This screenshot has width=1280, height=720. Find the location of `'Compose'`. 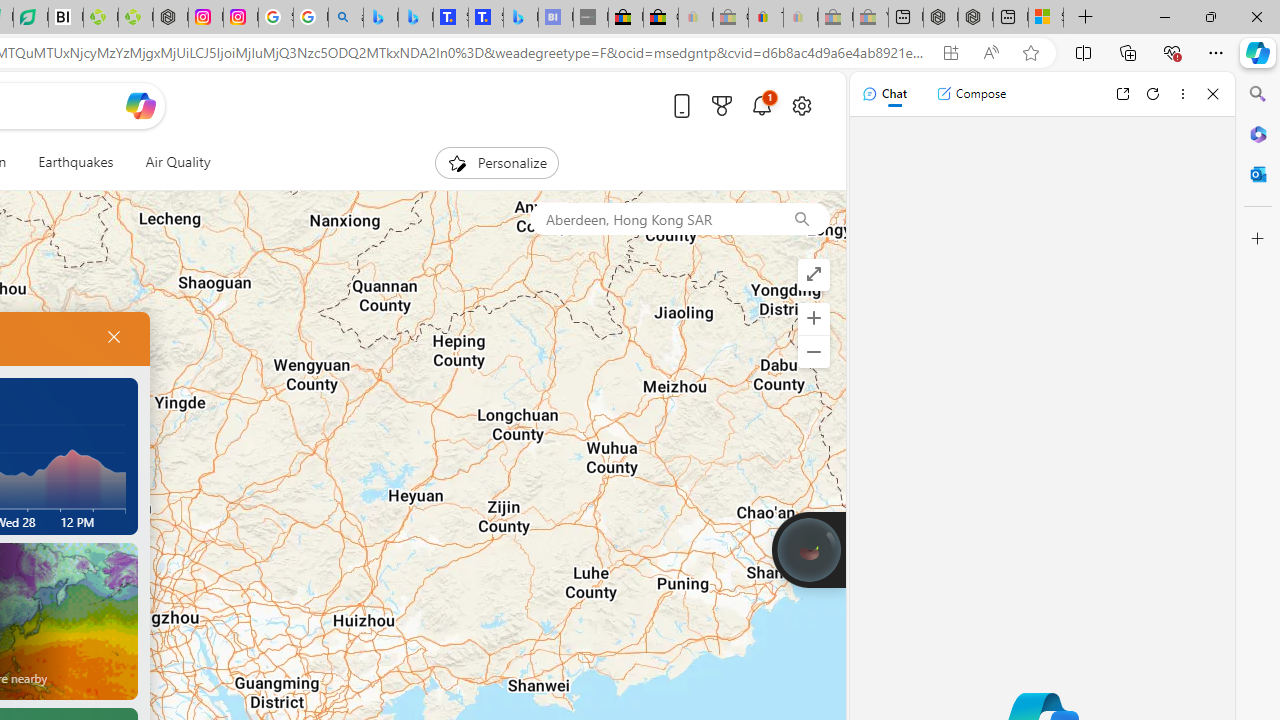

'Compose' is located at coordinates (971, 93).